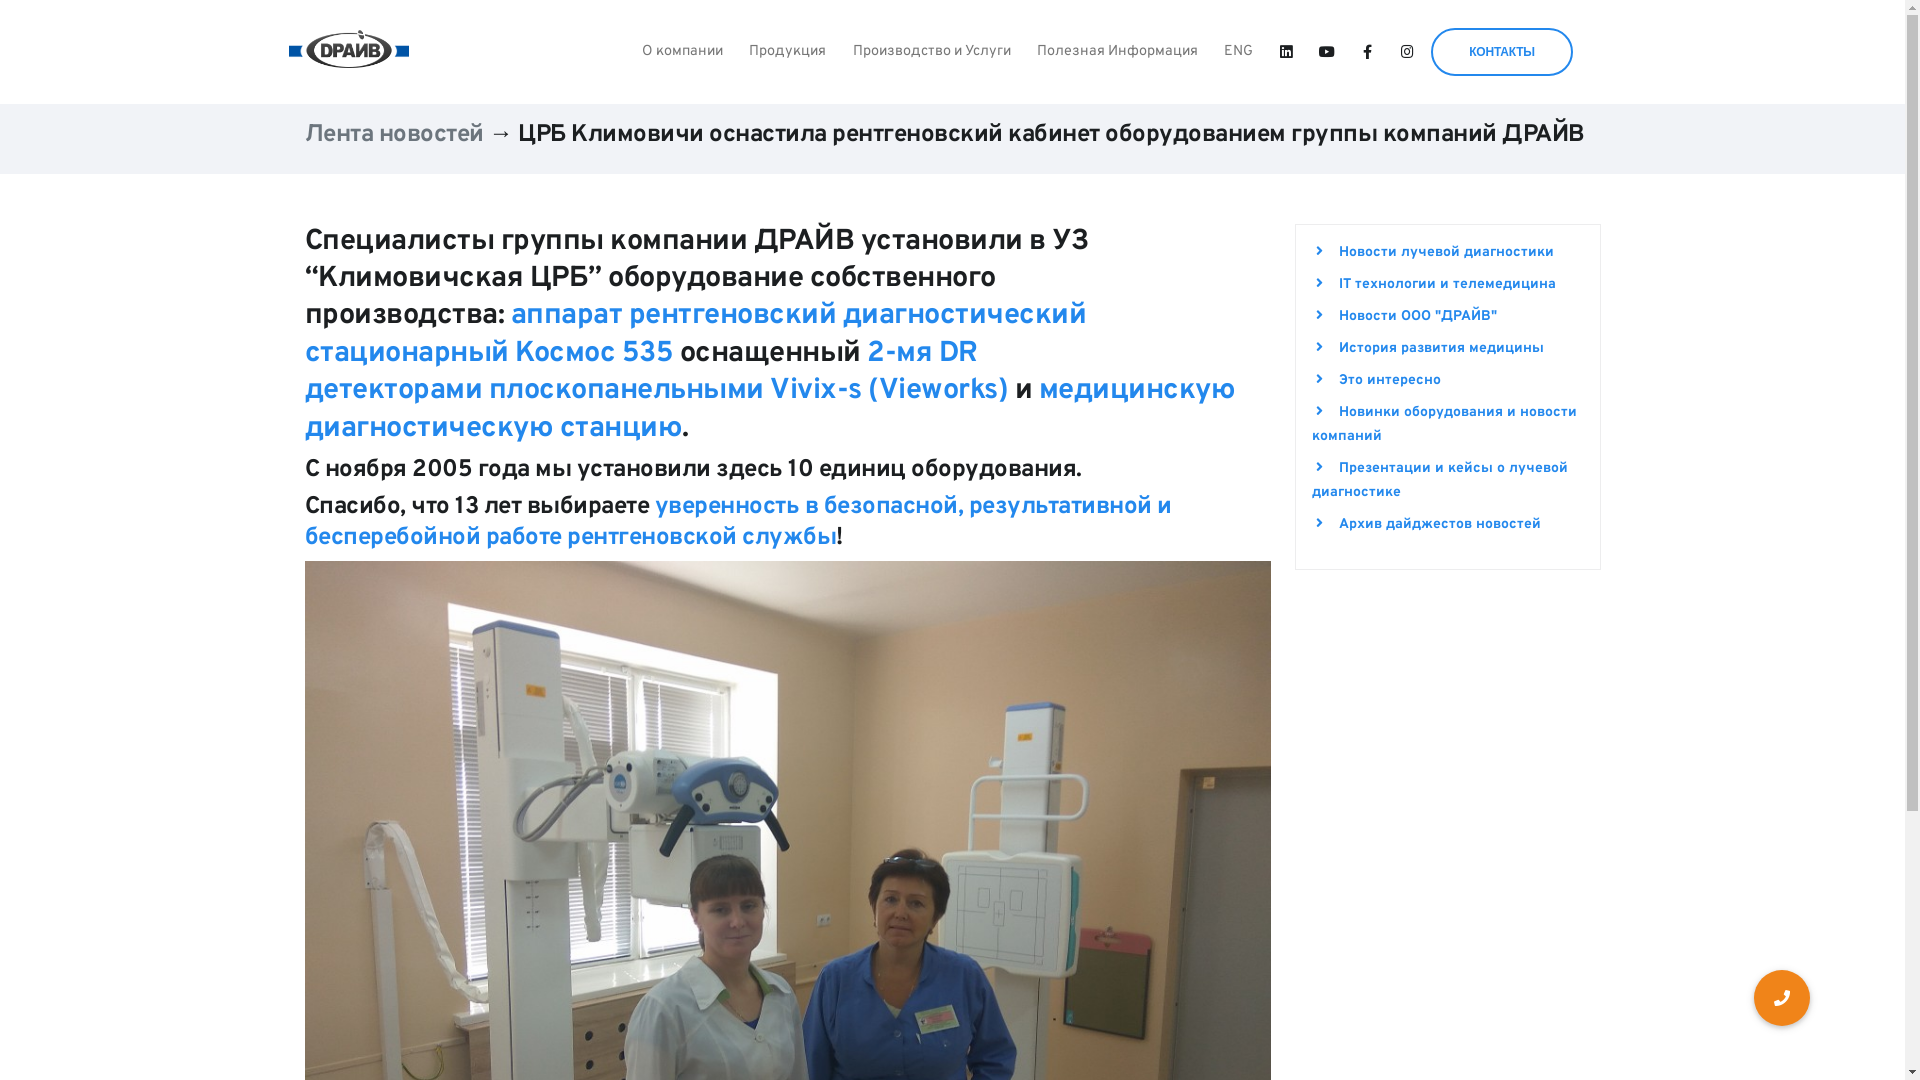 The width and height of the screenshot is (1920, 1080). What do you see at coordinates (1286, 52) in the screenshot?
I see `'LinkedIn'` at bounding box center [1286, 52].